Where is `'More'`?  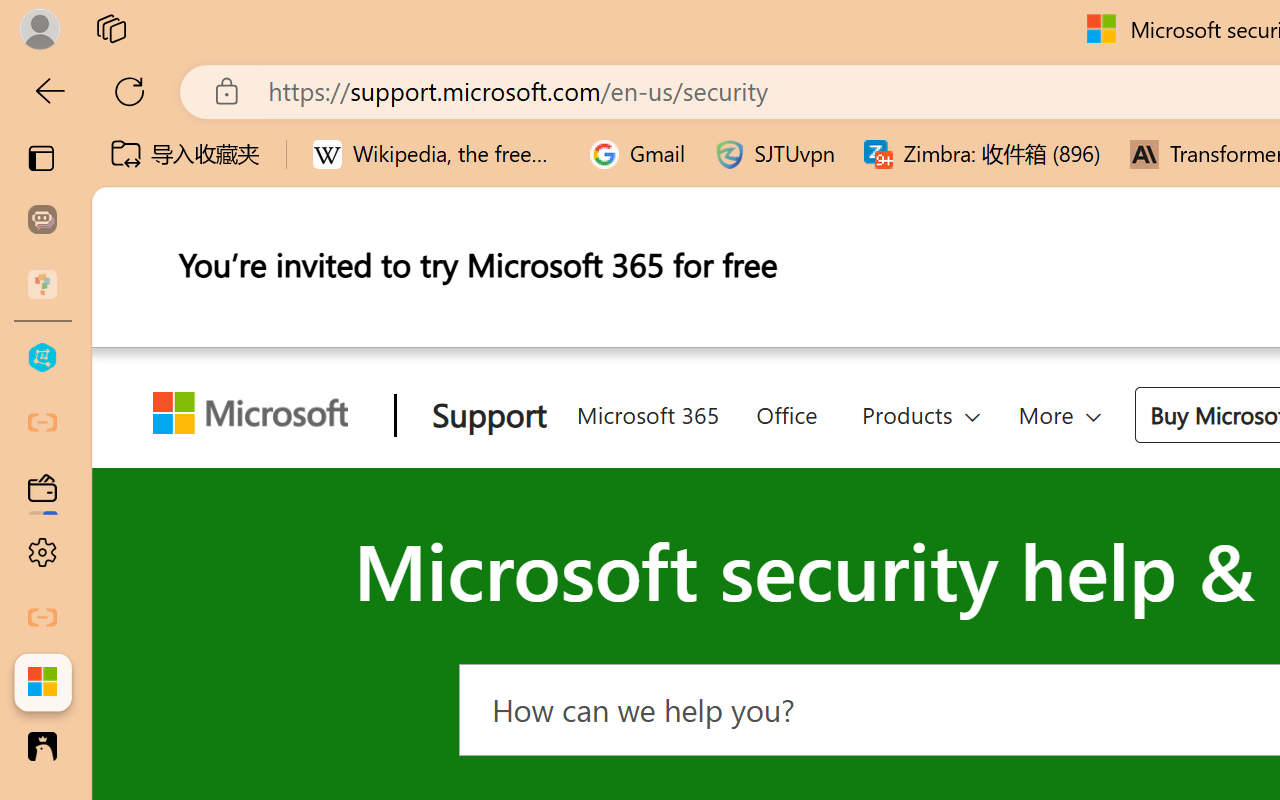 'More' is located at coordinates (1060, 413).